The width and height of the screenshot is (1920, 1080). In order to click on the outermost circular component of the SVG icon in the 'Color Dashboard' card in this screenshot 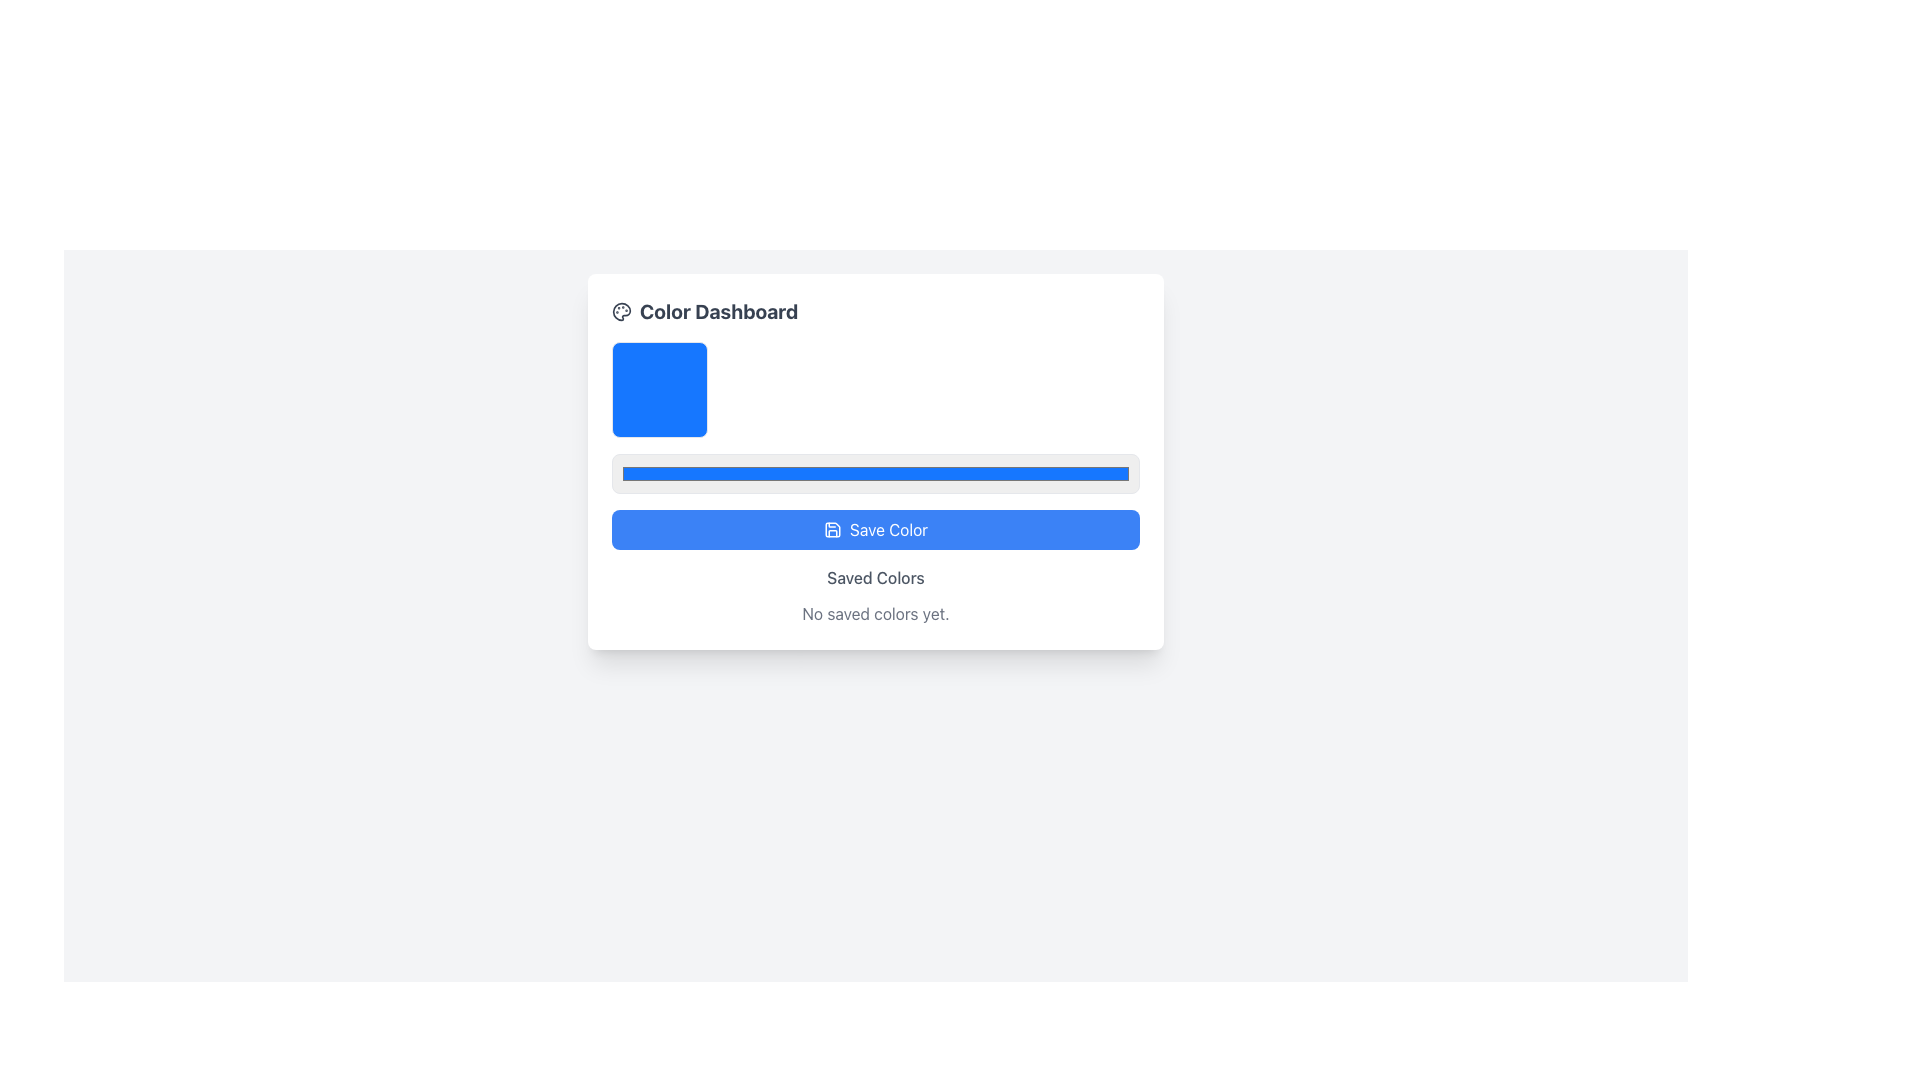, I will do `click(621, 312)`.